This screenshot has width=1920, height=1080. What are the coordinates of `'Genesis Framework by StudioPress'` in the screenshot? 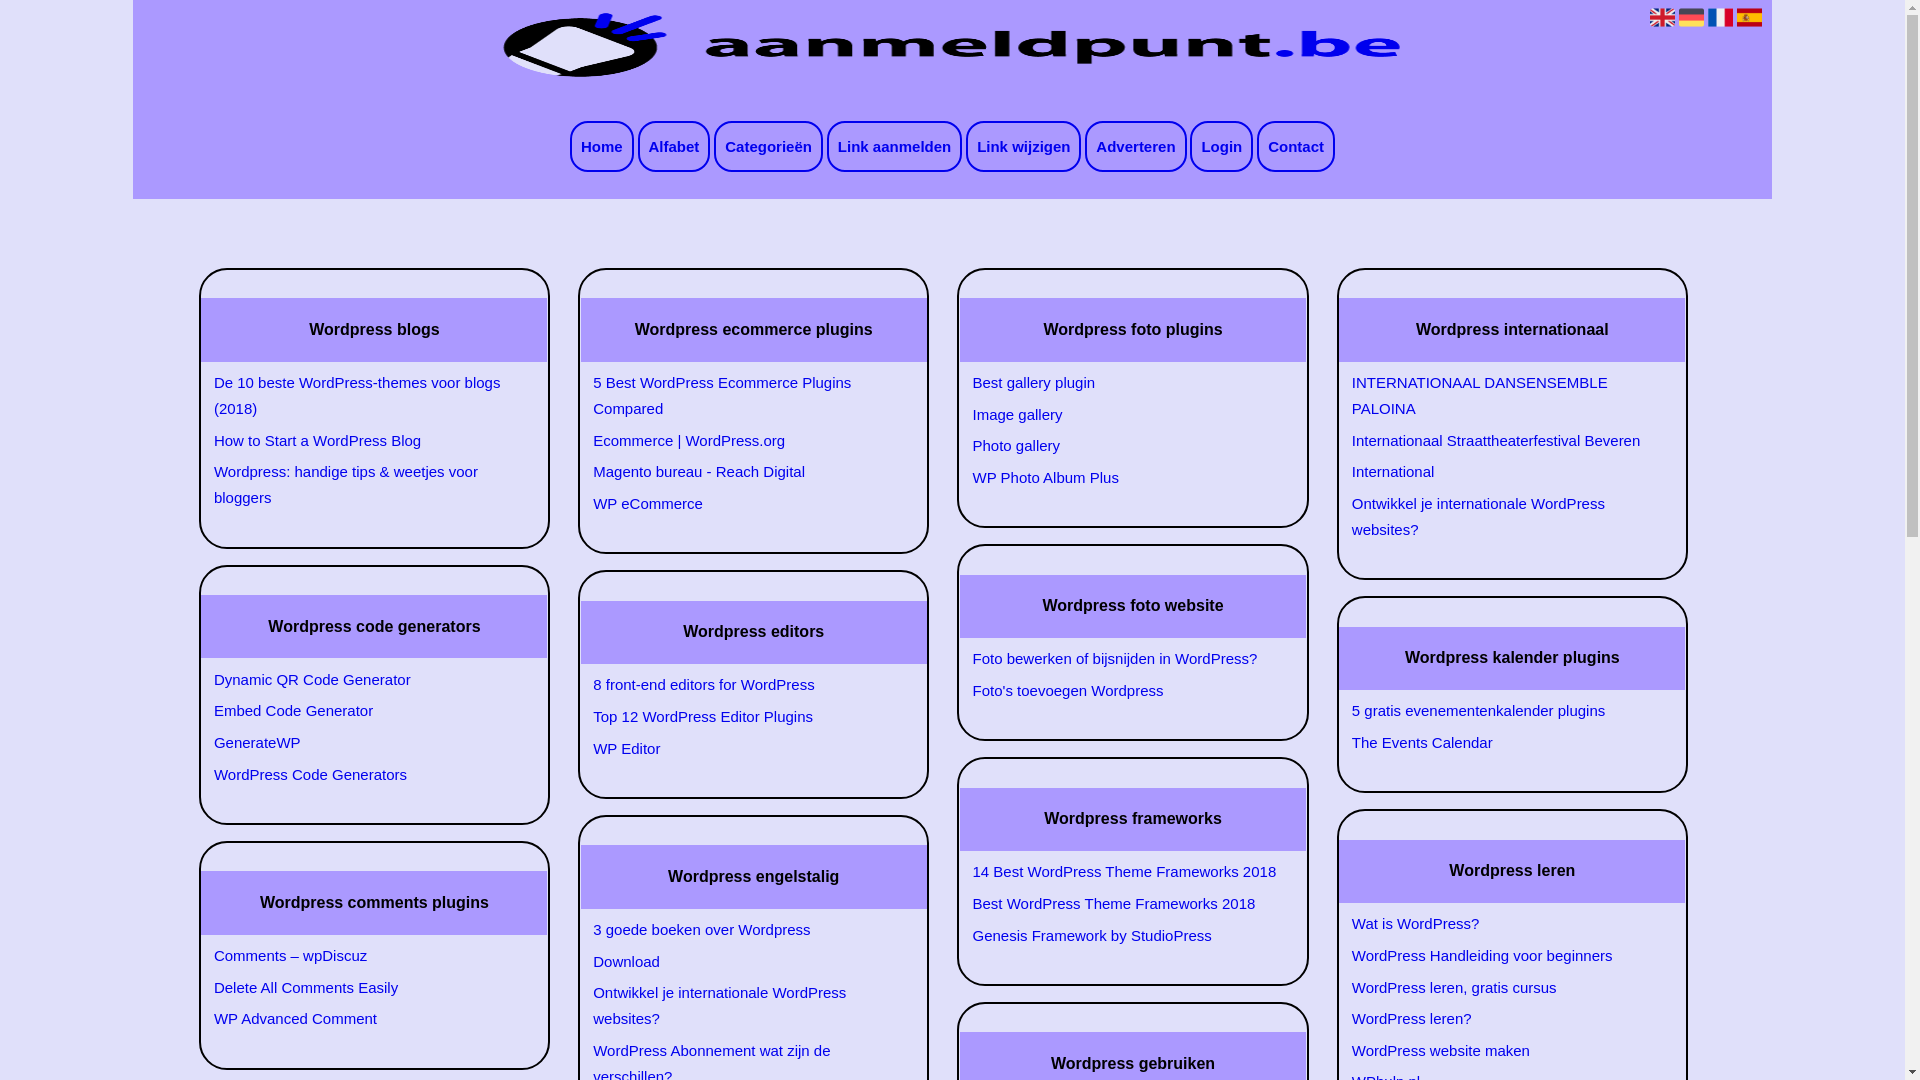 It's located at (1121, 936).